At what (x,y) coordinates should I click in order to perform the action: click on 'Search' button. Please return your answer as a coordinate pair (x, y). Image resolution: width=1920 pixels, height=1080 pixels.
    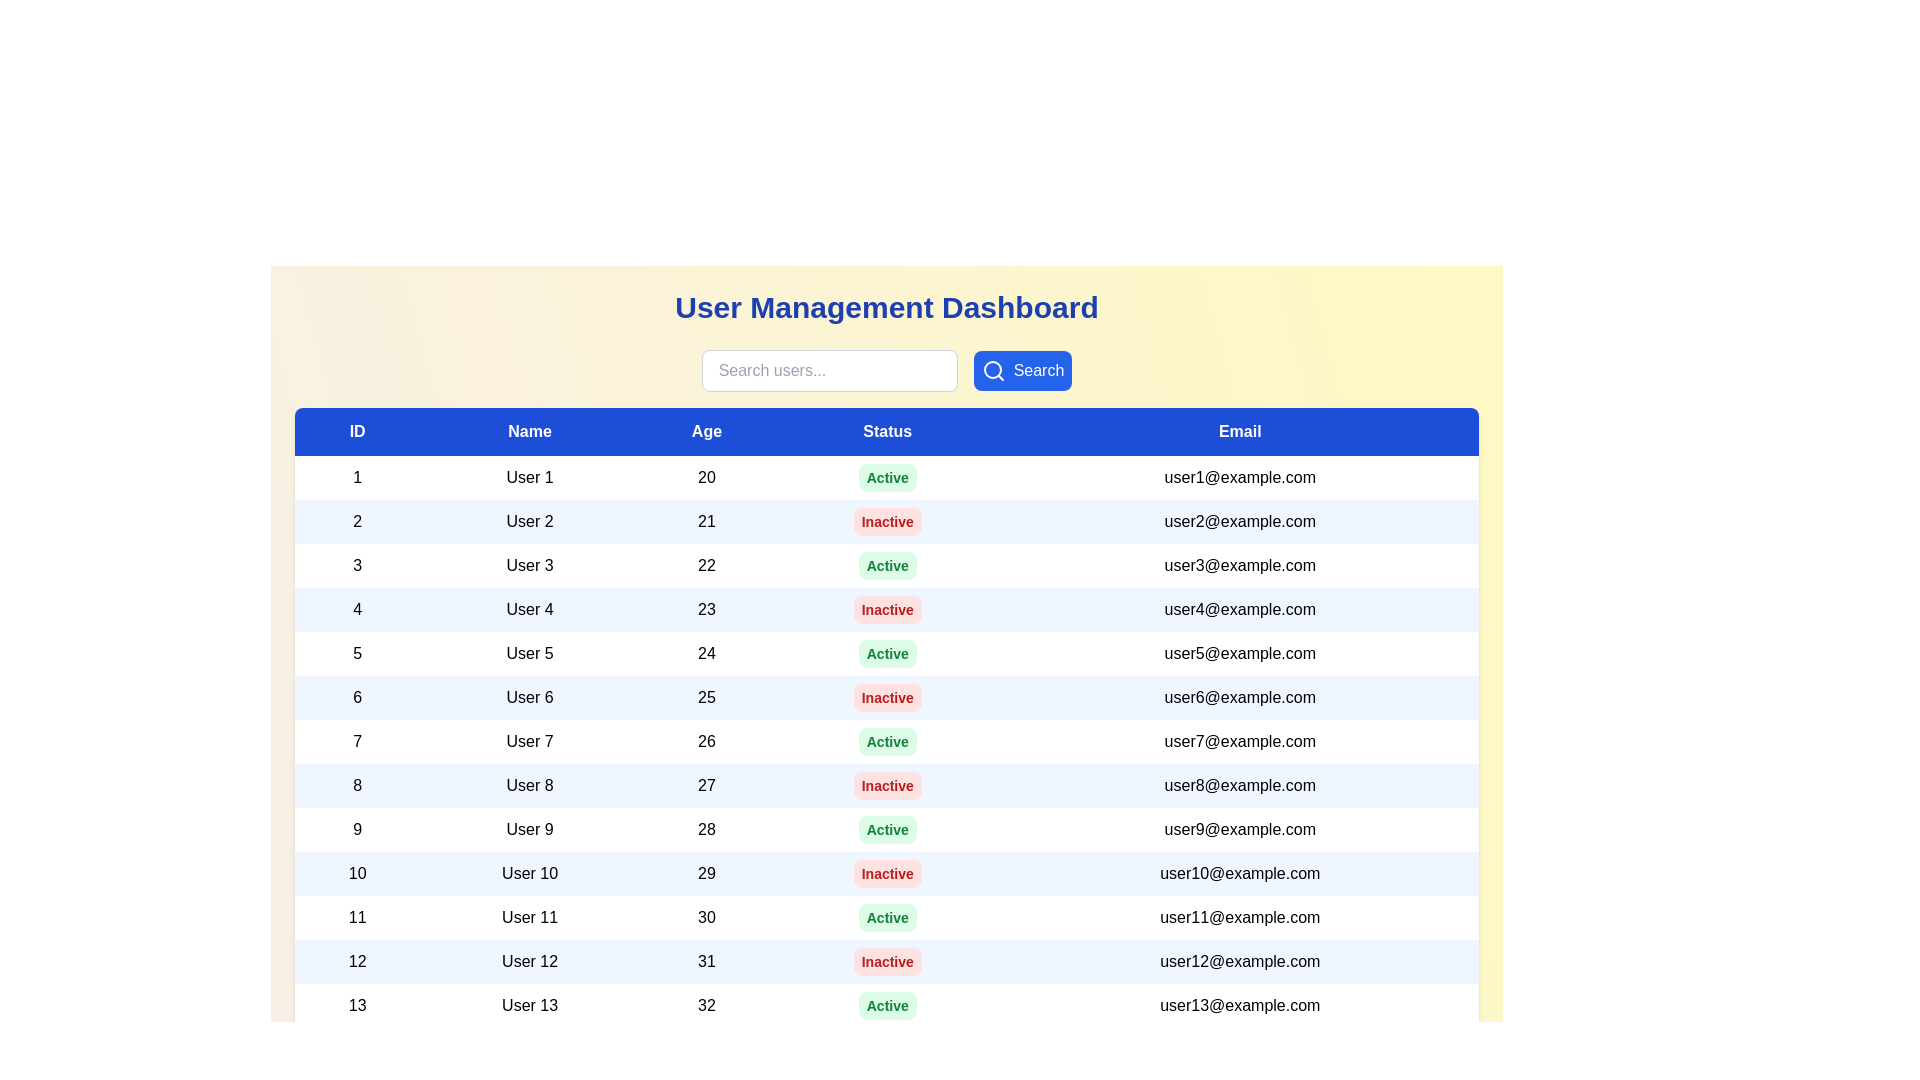
    Looking at the image, I should click on (1022, 370).